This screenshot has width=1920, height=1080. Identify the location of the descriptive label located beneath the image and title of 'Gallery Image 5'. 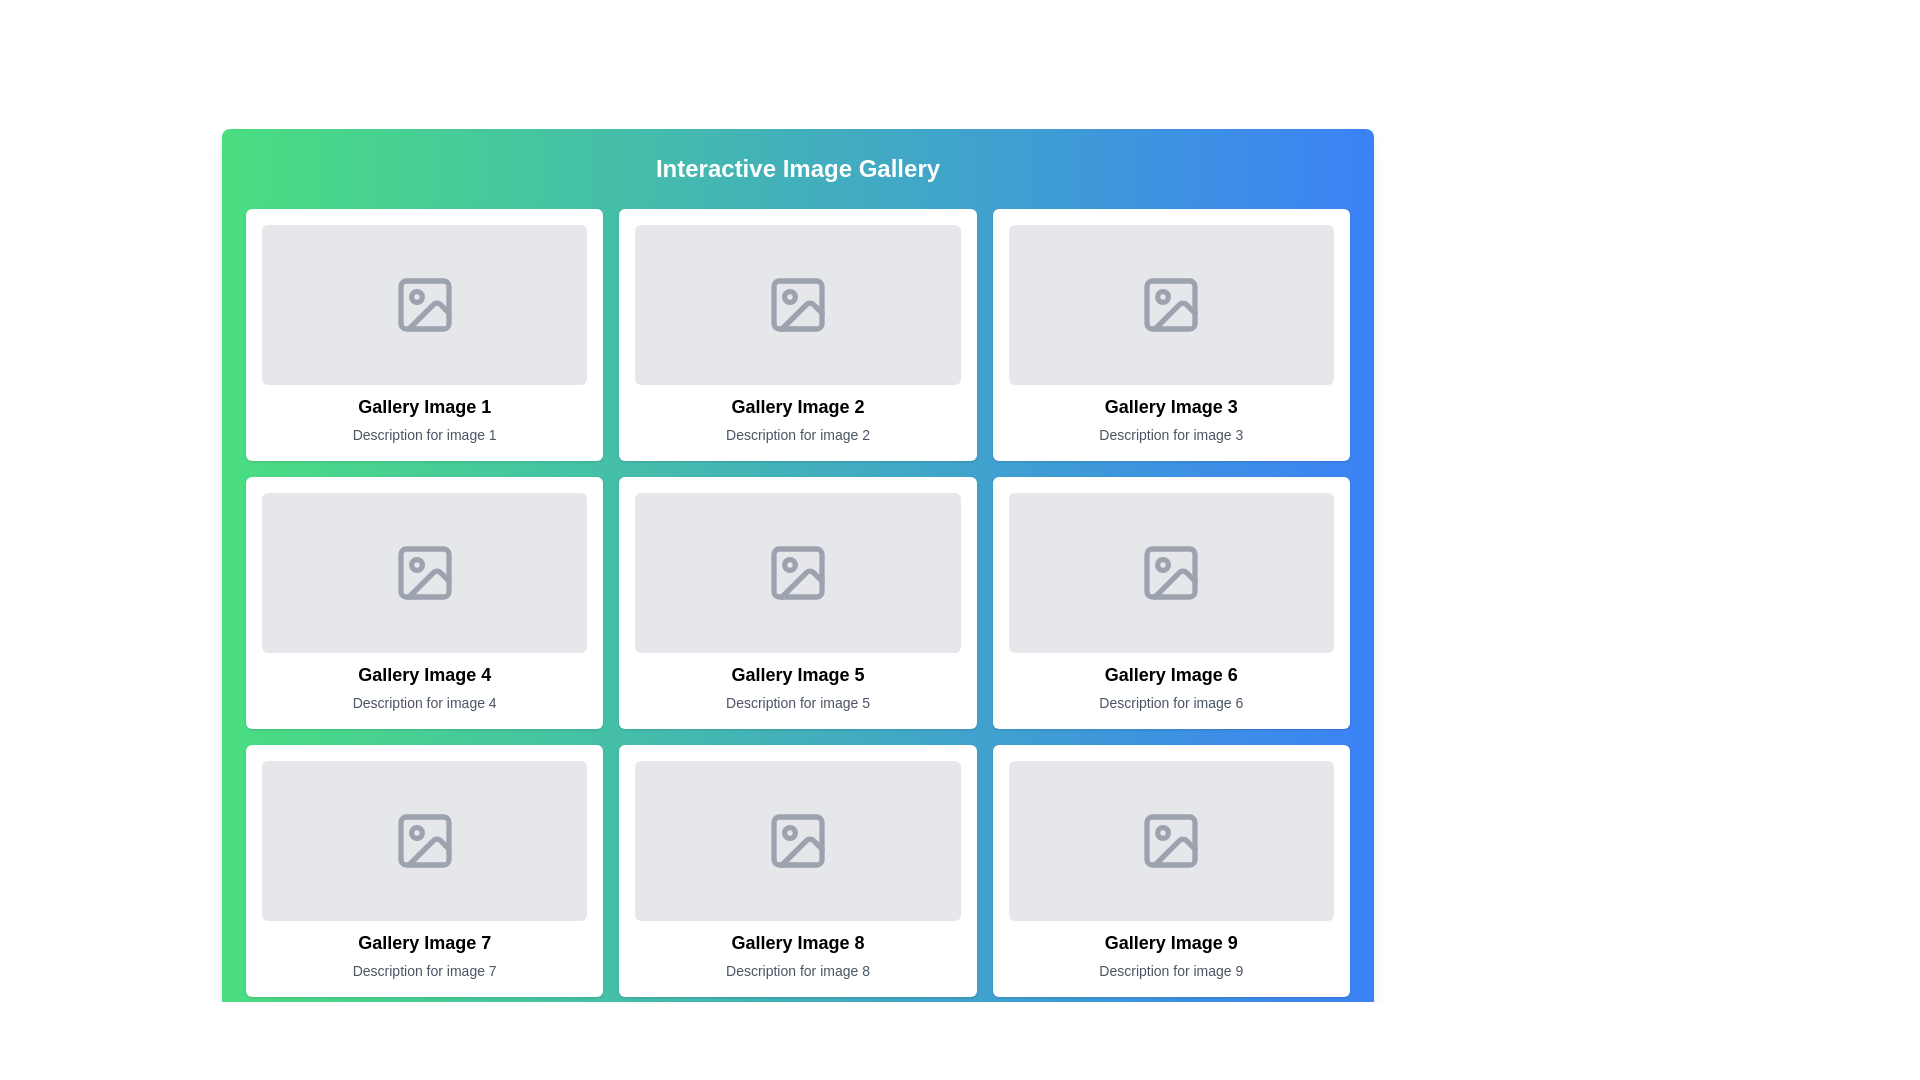
(796, 701).